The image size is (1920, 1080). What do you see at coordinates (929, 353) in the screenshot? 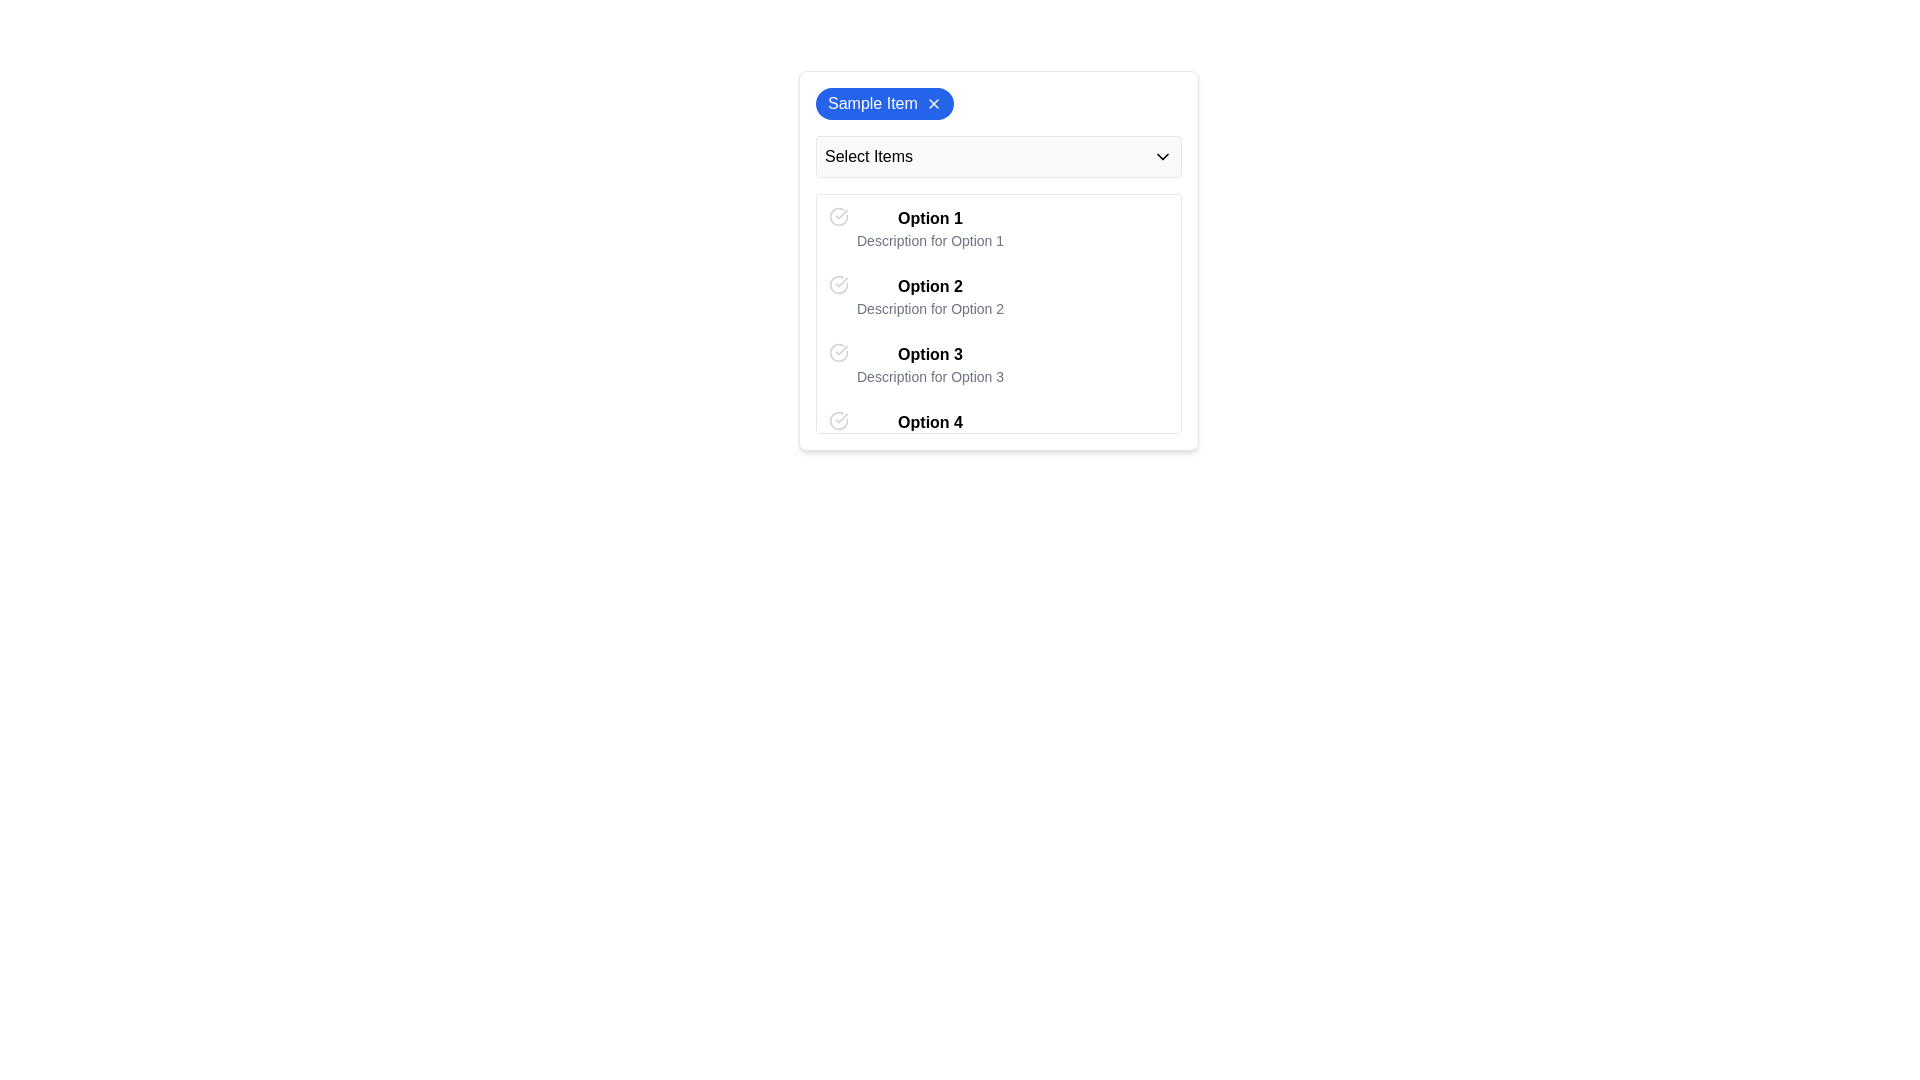
I see `text of the label 'Option 3' which is the third selectable option in the dropdown menu` at bounding box center [929, 353].